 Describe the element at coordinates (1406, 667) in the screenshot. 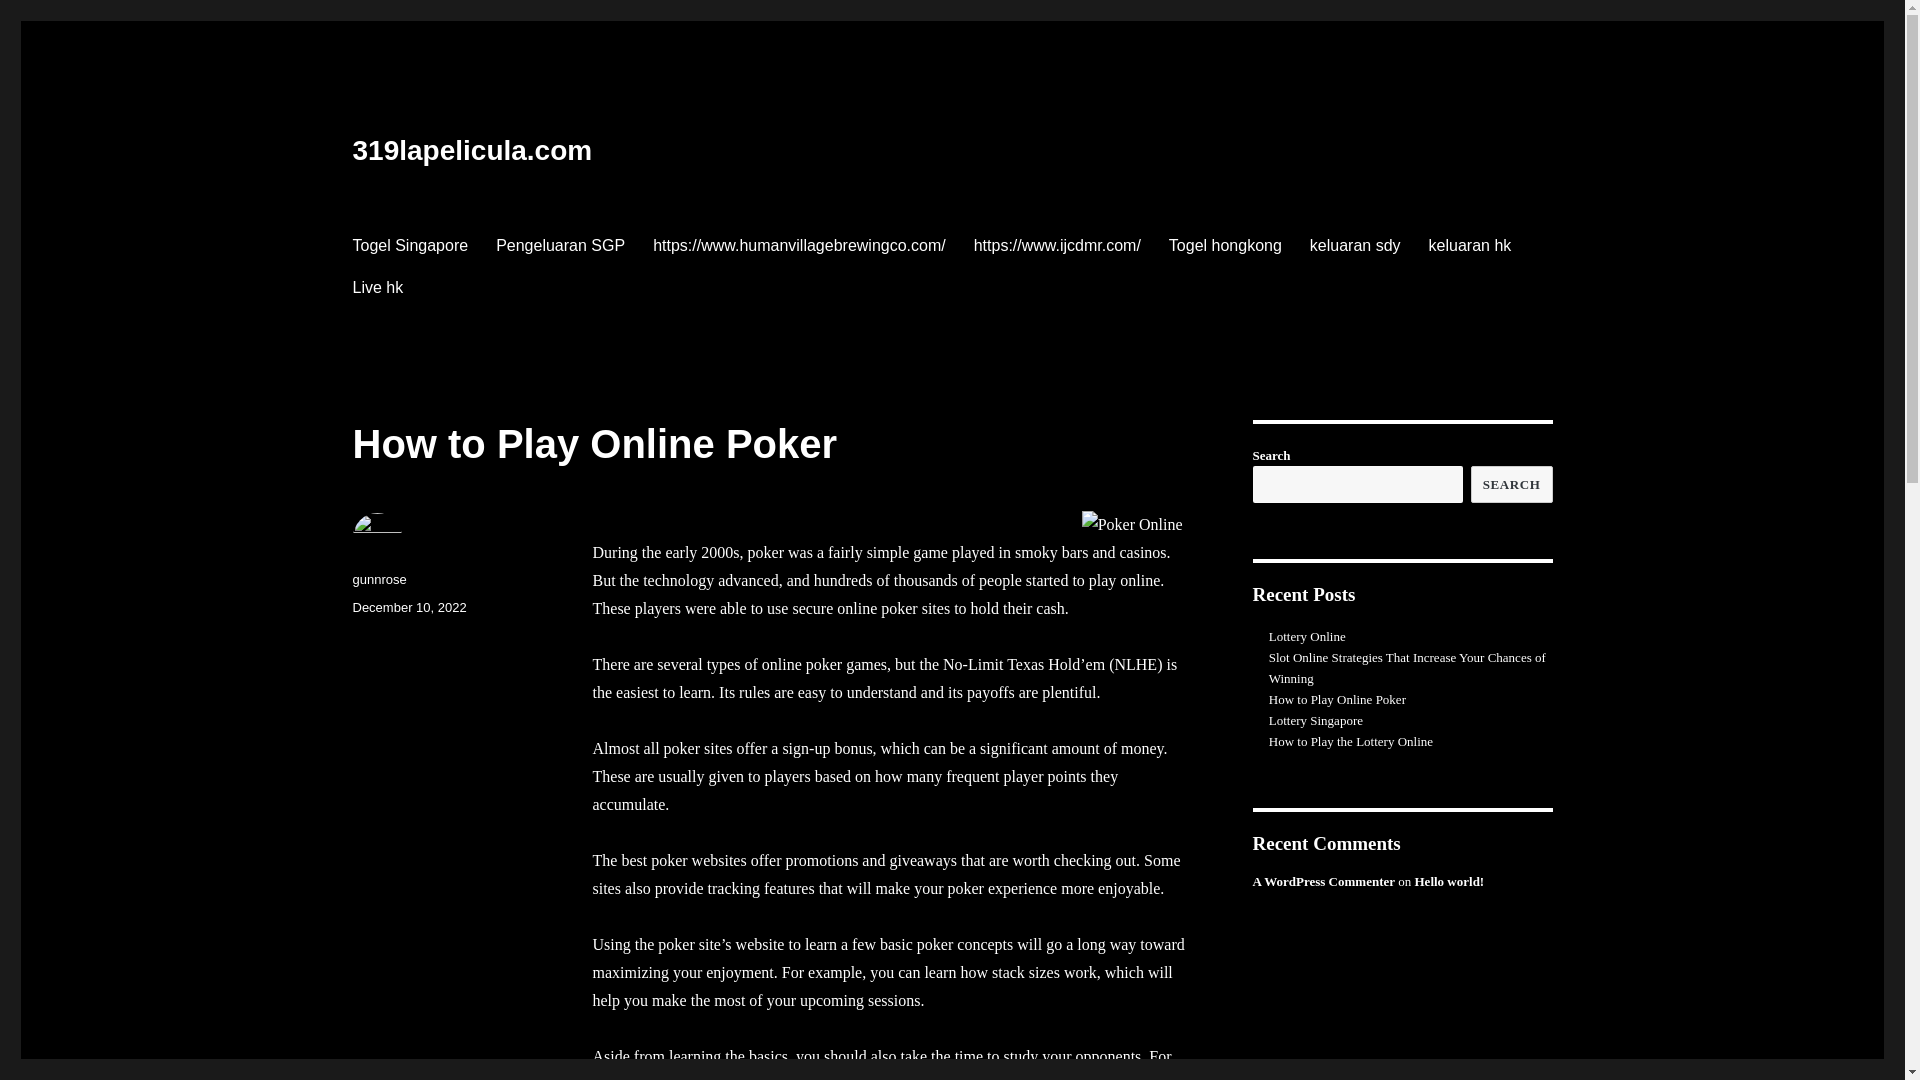

I see `'Slot Online Strategies That Increase Your Chances of Winning'` at that location.